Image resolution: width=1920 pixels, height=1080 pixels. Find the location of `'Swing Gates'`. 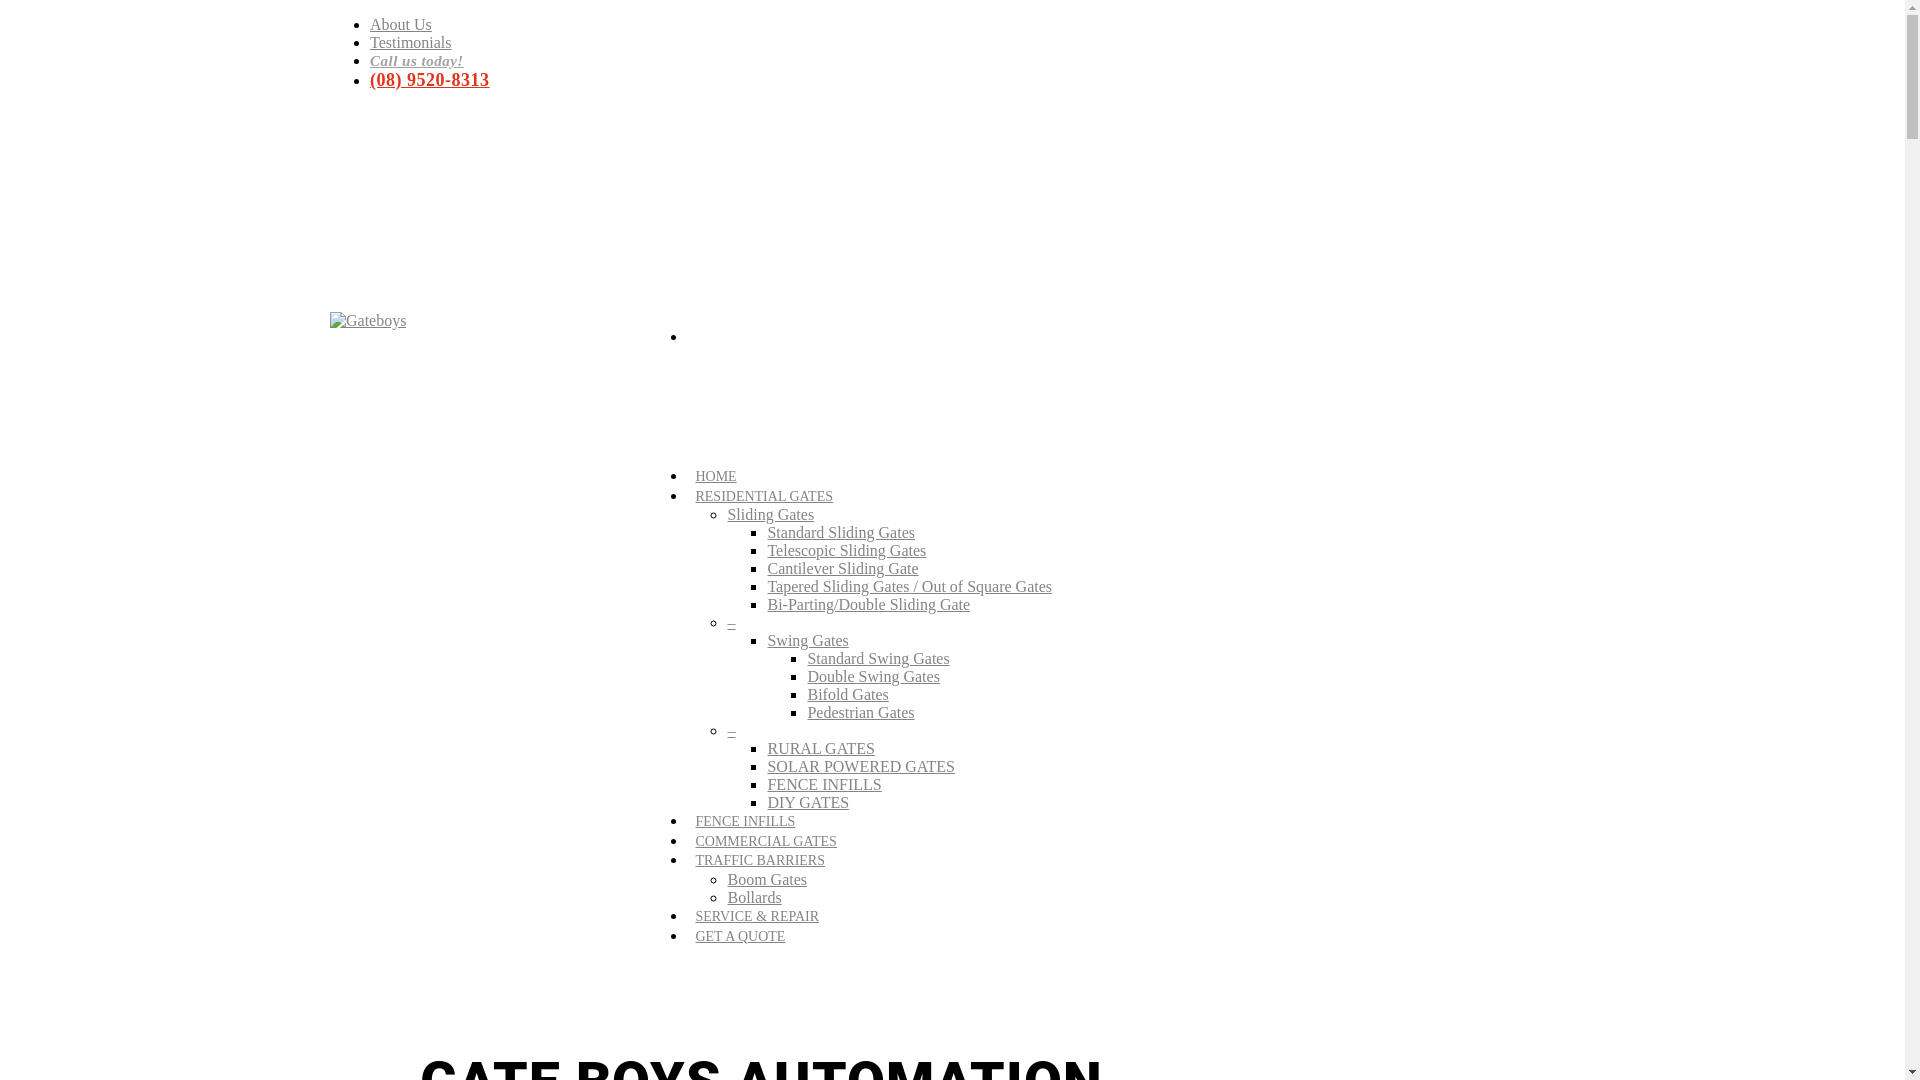

'Swing Gates' is located at coordinates (766, 640).